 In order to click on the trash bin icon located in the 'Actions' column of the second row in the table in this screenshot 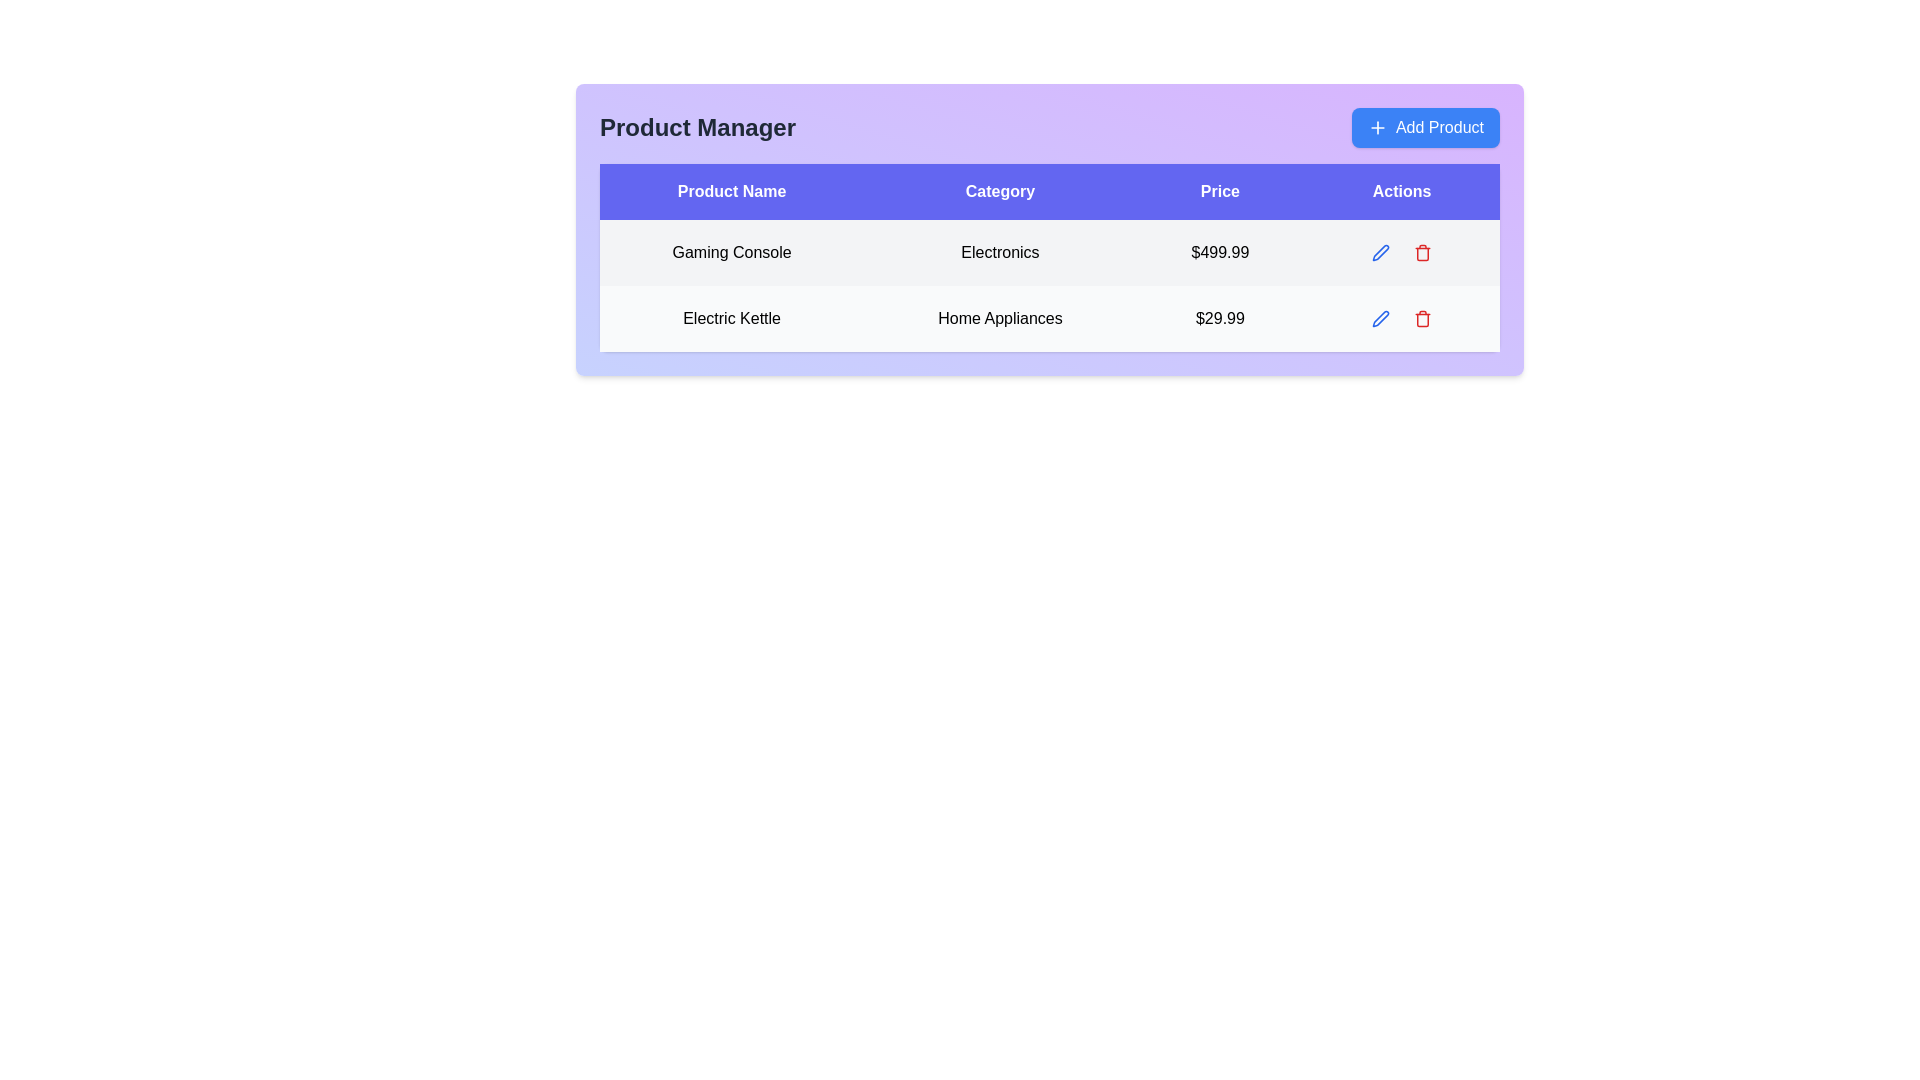, I will do `click(1422, 319)`.